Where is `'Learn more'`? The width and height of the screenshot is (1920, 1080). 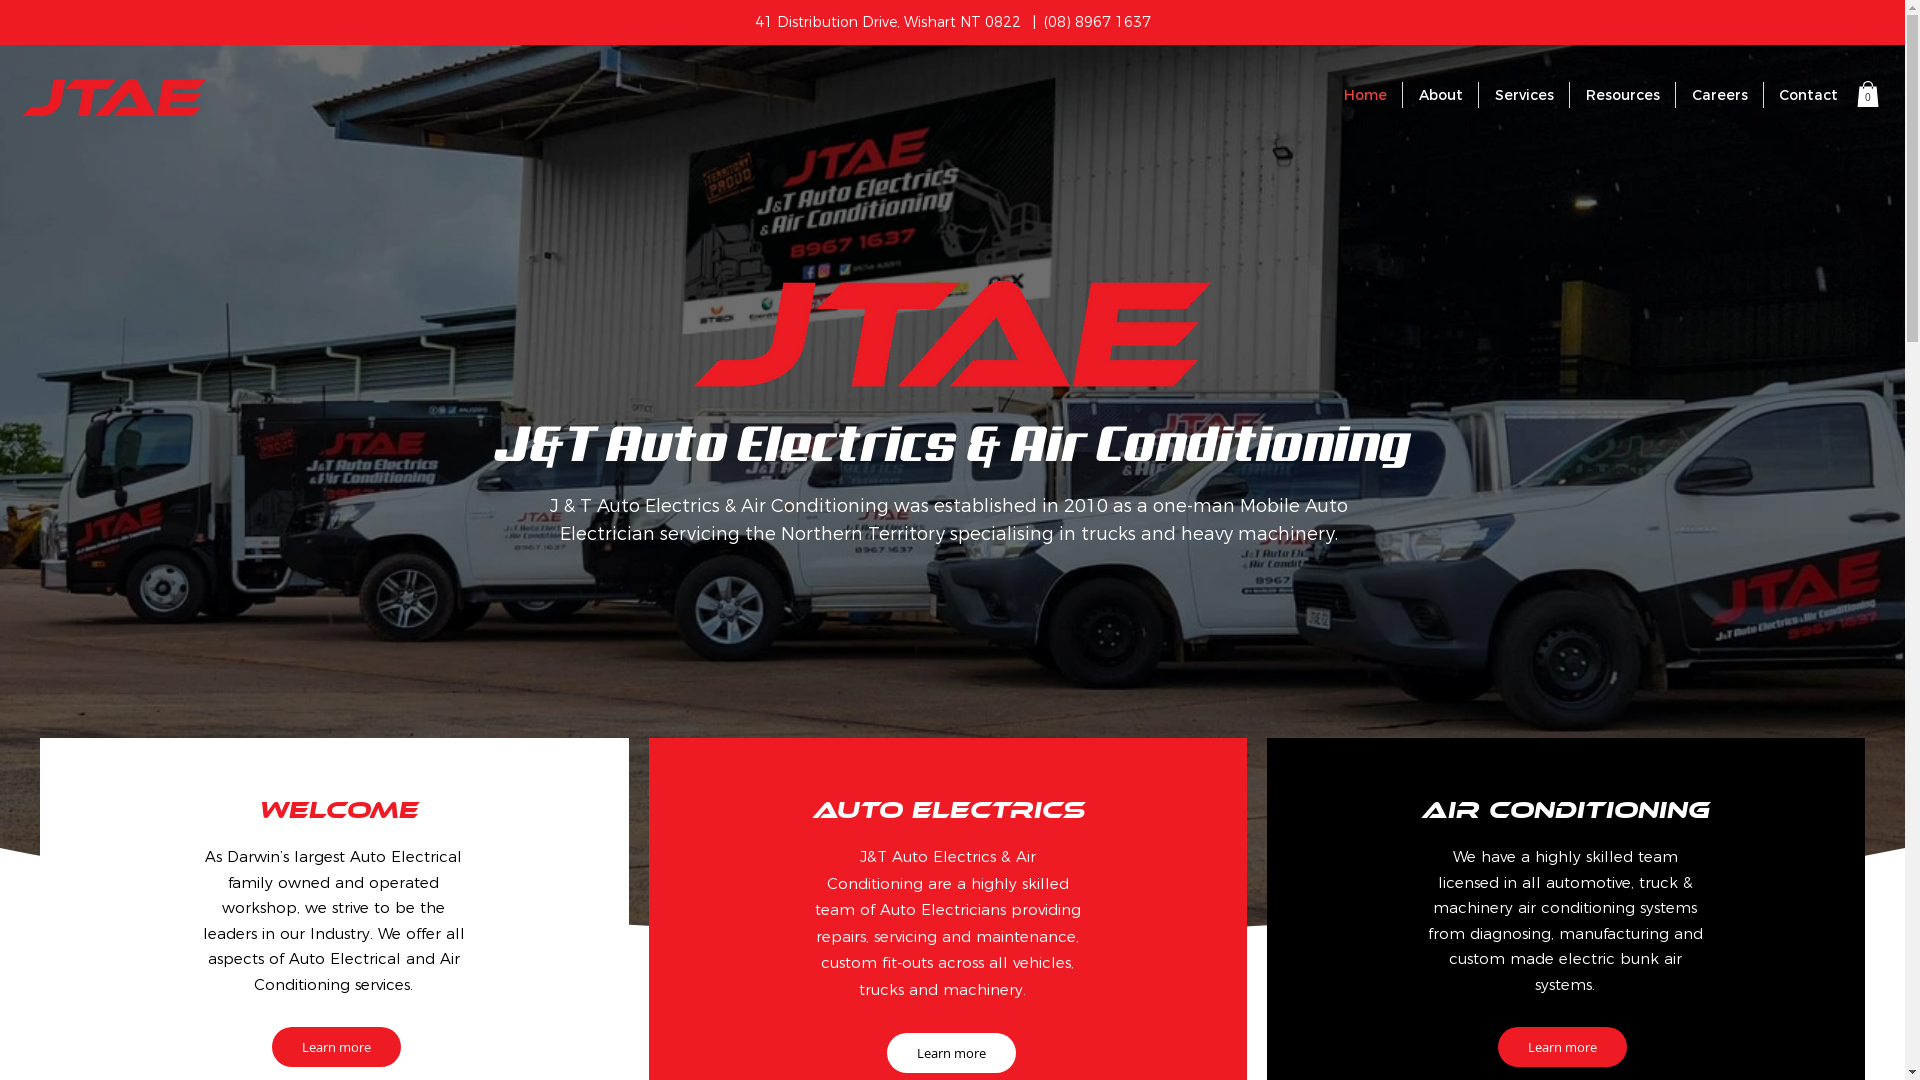
'Learn more' is located at coordinates (950, 1052).